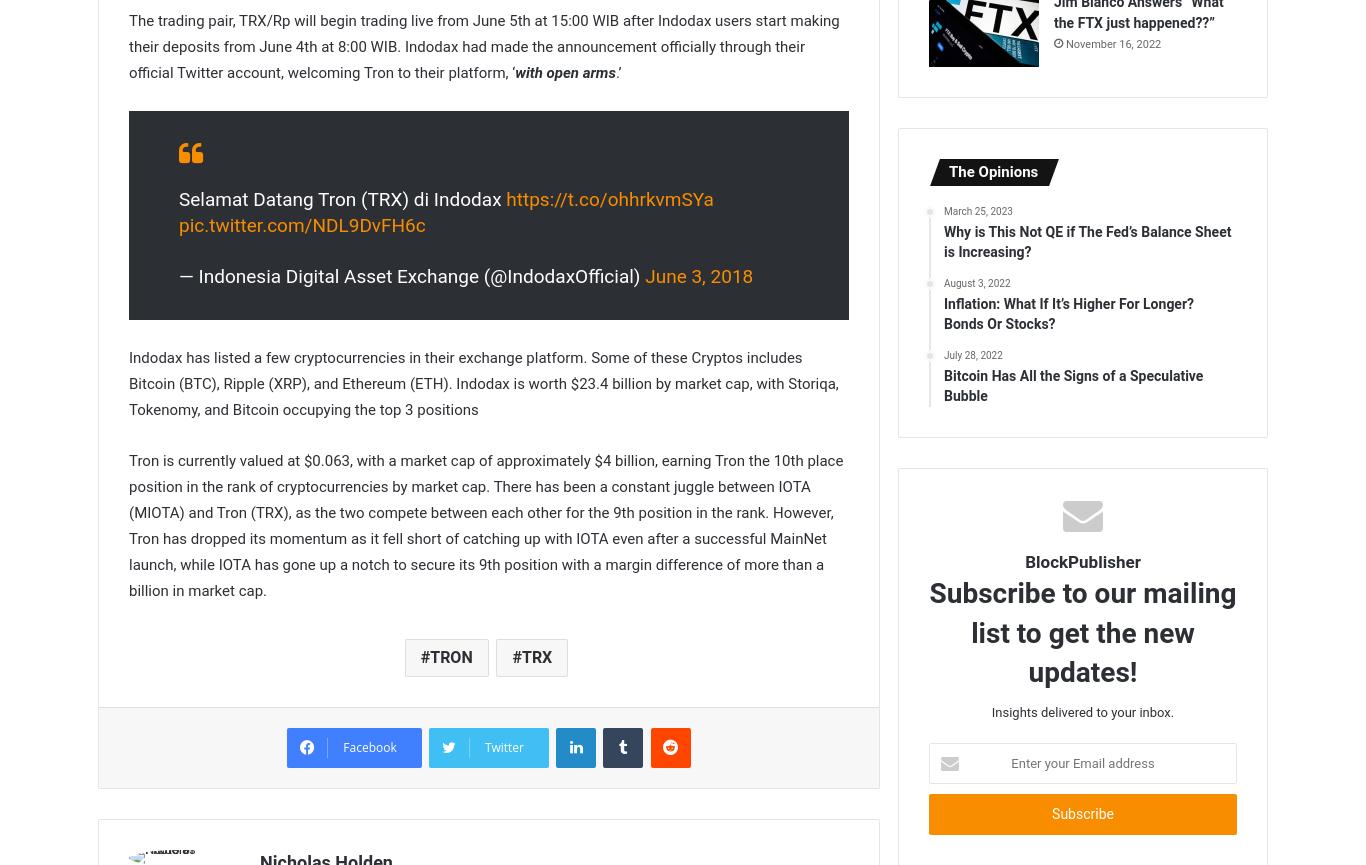 The image size is (1366, 865). Describe the element at coordinates (1081, 632) in the screenshot. I see `'Subscribe to our mailing list to get the new updates!'` at that location.